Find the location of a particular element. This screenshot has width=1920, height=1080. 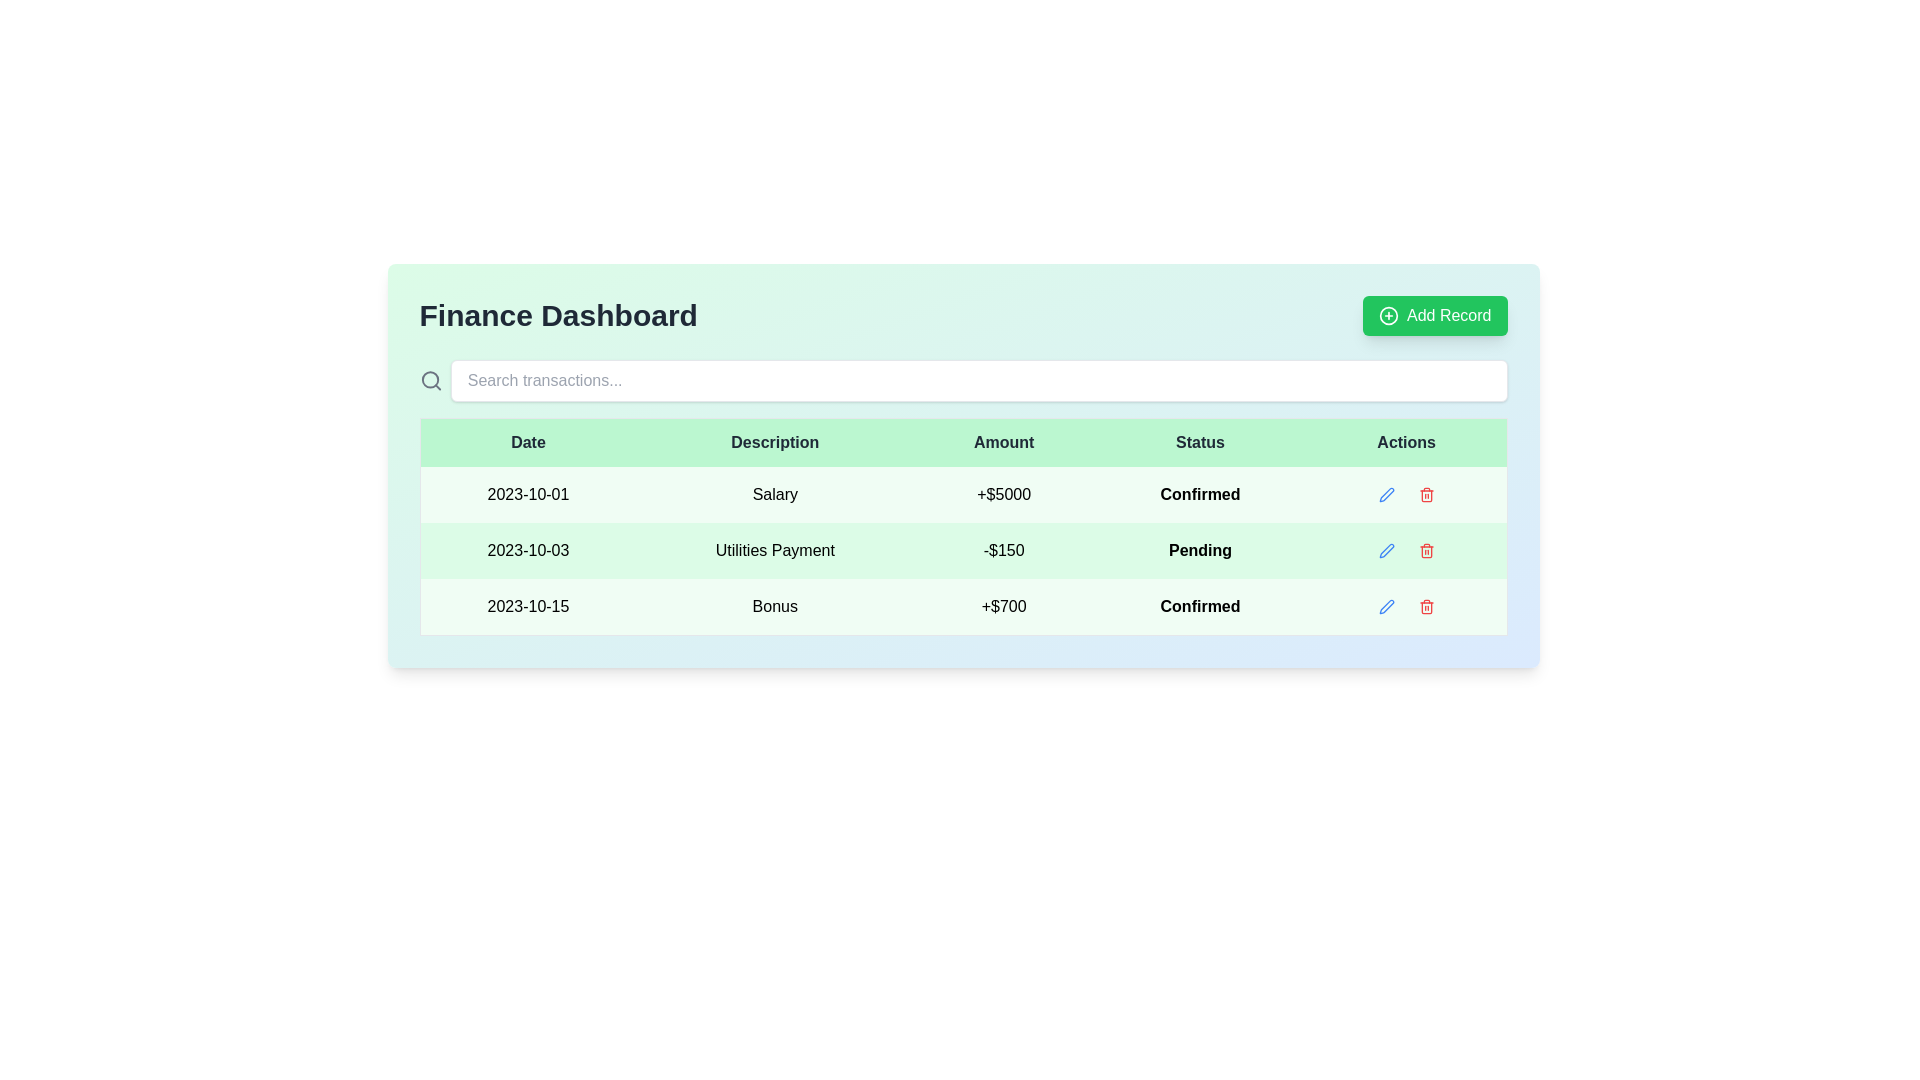

the table cell displaying the text '-$150' in the 'Amount' column of the 'Utilities Payment' transaction row is located at coordinates (1004, 551).